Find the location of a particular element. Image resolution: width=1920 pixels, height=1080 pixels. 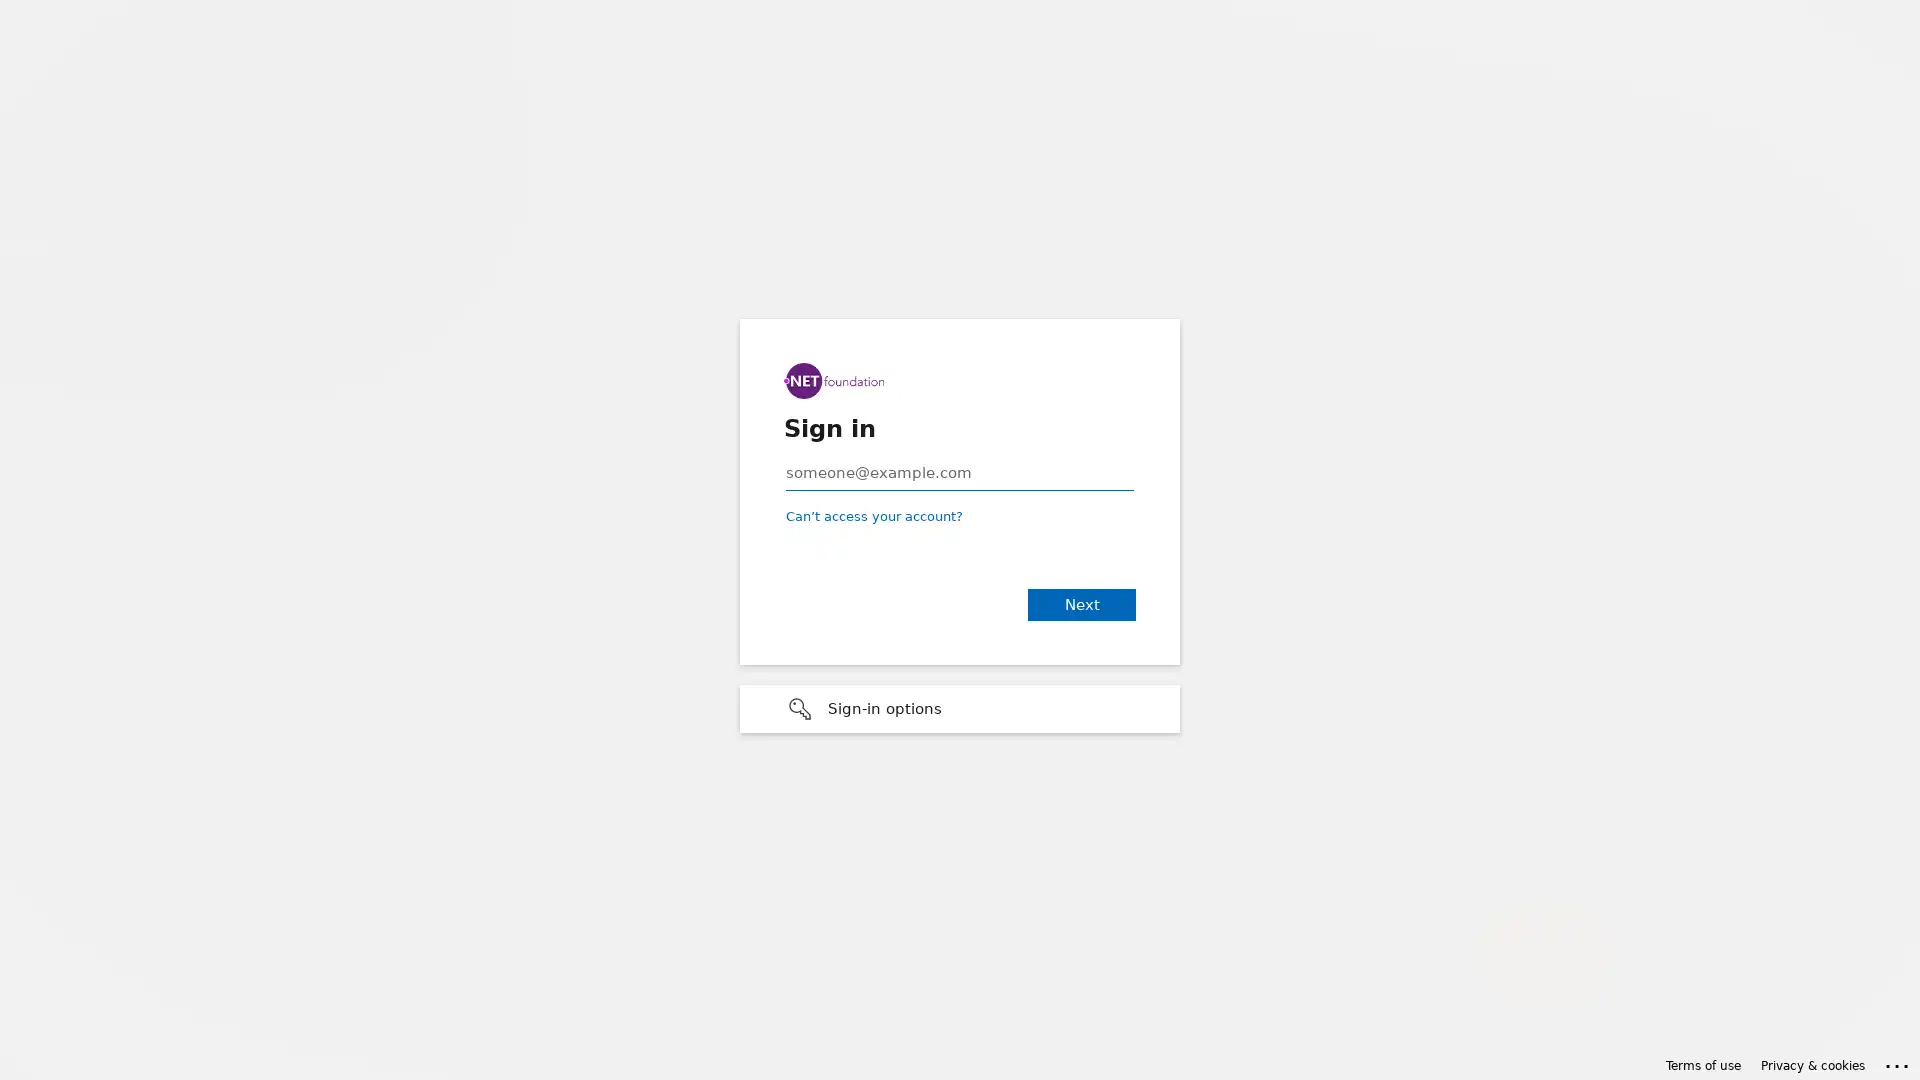

Click here for troubleshooting information is located at coordinates (1897, 1062).